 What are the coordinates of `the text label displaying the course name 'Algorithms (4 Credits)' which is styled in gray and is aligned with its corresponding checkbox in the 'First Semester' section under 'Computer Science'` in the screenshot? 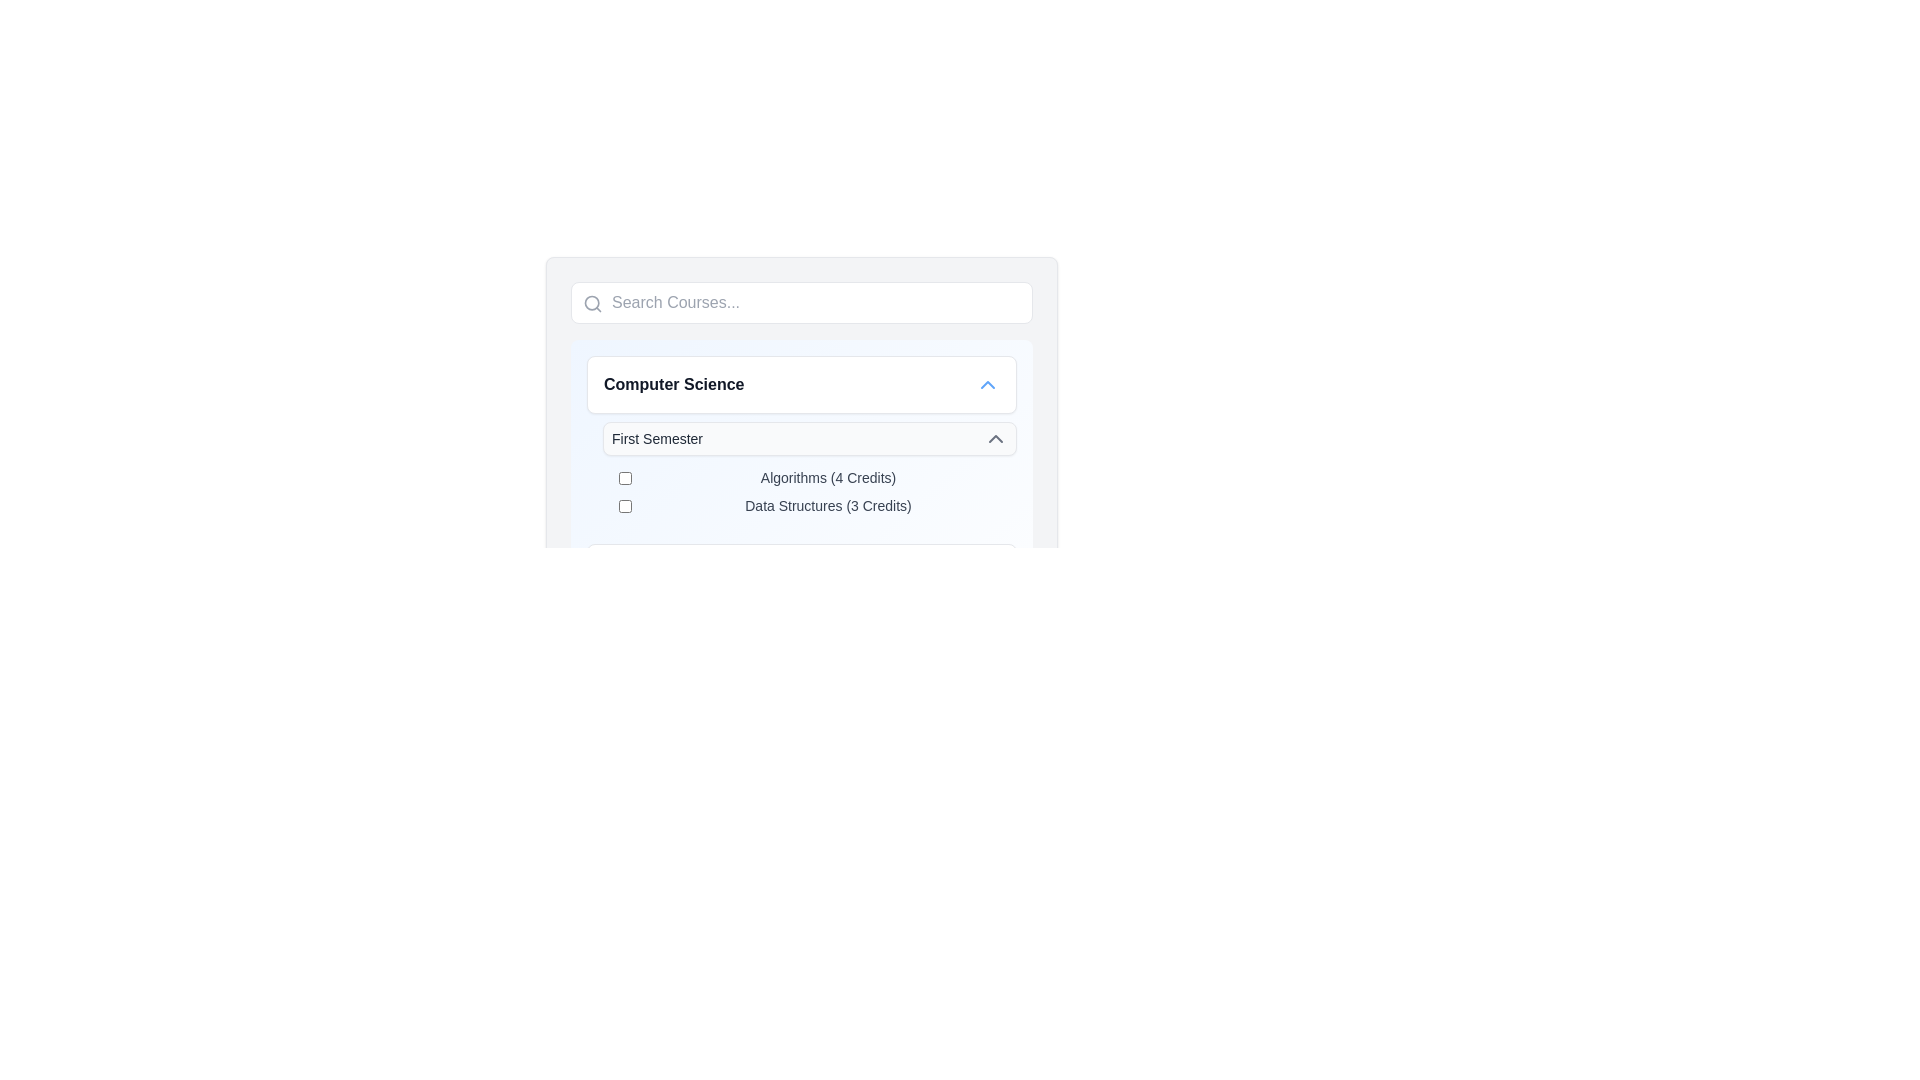 It's located at (828, 478).